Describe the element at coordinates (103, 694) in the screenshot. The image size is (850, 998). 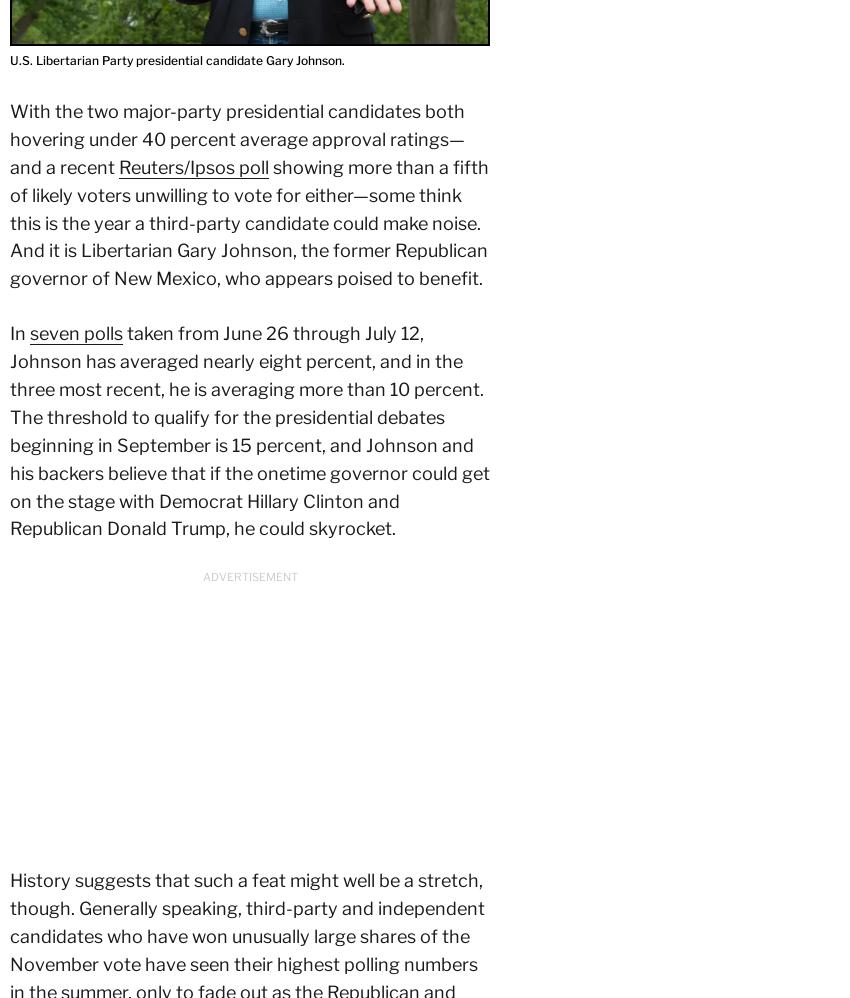
I see `'Politics'` at that location.